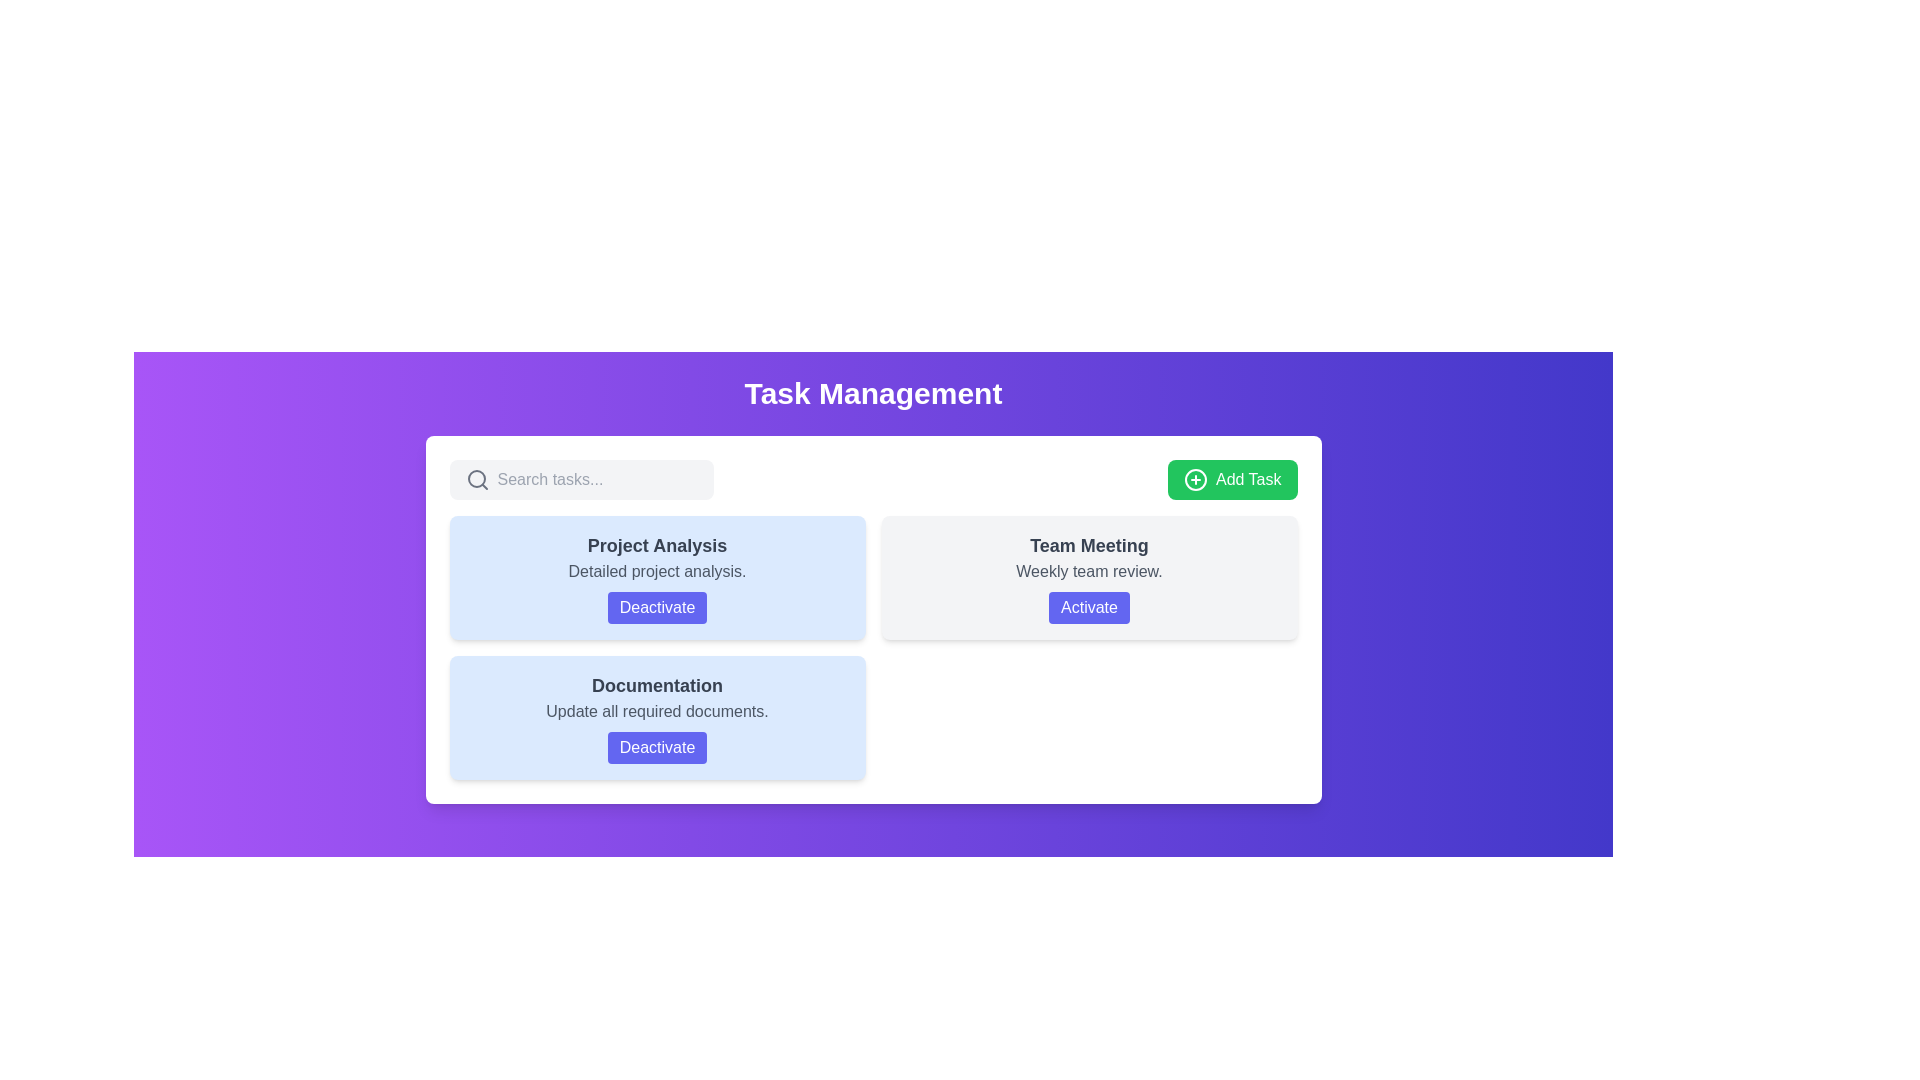  What do you see at coordinates (475, 478) in the screenshot?
I see `the circular element within the SVG icon representing a magnifying glass, located in the task management header section near the 'Search tasks...' input box` at bounding box center [475, 478].